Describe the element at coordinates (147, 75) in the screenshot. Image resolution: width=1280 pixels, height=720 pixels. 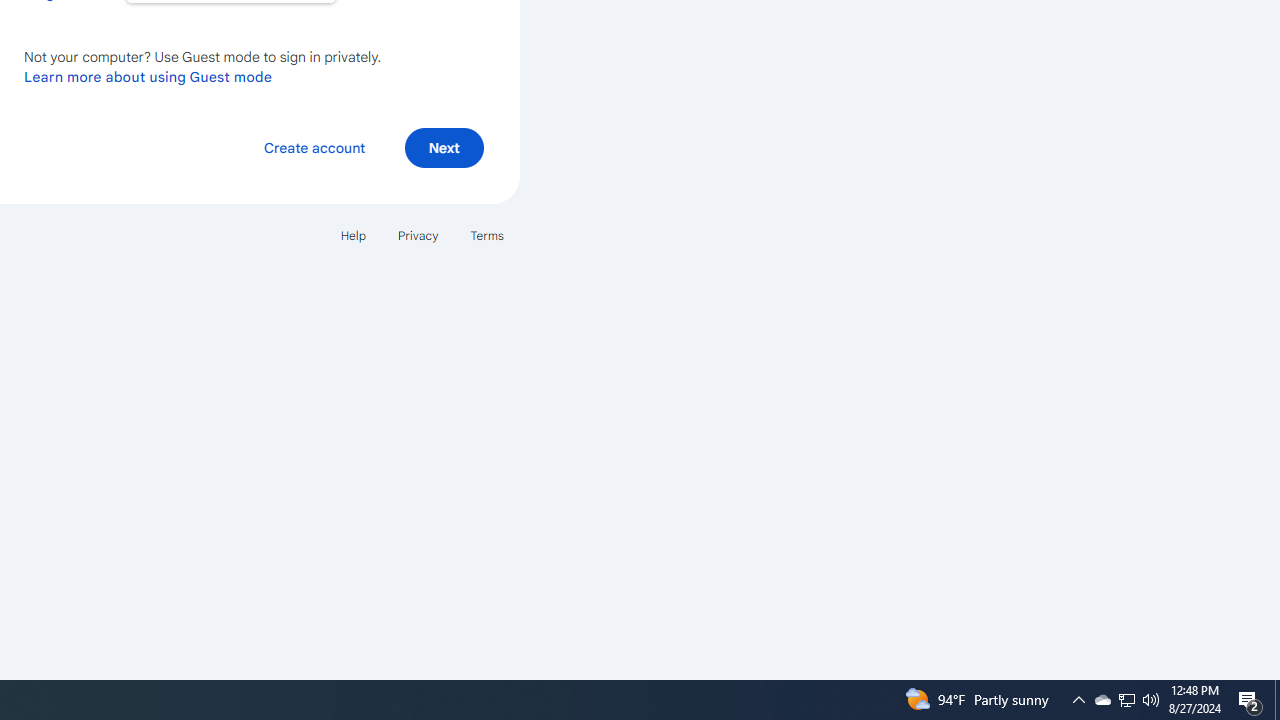
I see `'Learn more about using Guest mode'` at that location.